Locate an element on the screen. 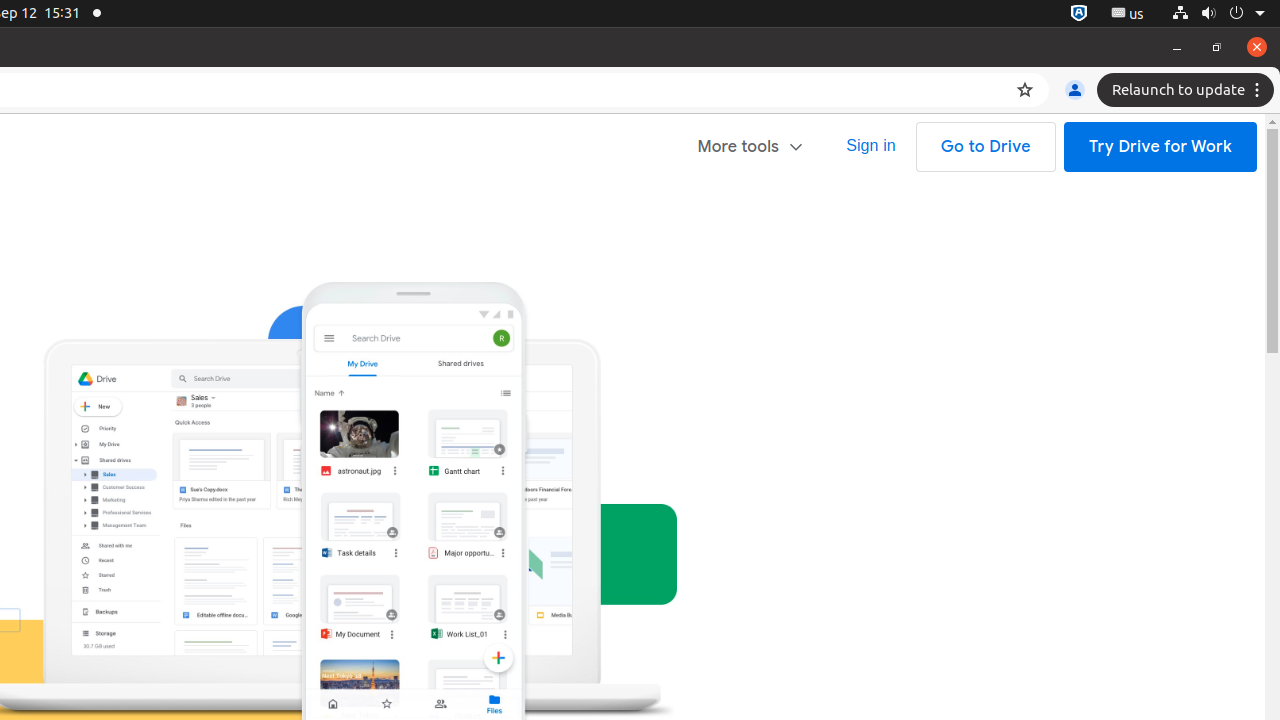 The height and width of the screenshot is (720, 1280). 'System' is located at coordinates (1217, 13).